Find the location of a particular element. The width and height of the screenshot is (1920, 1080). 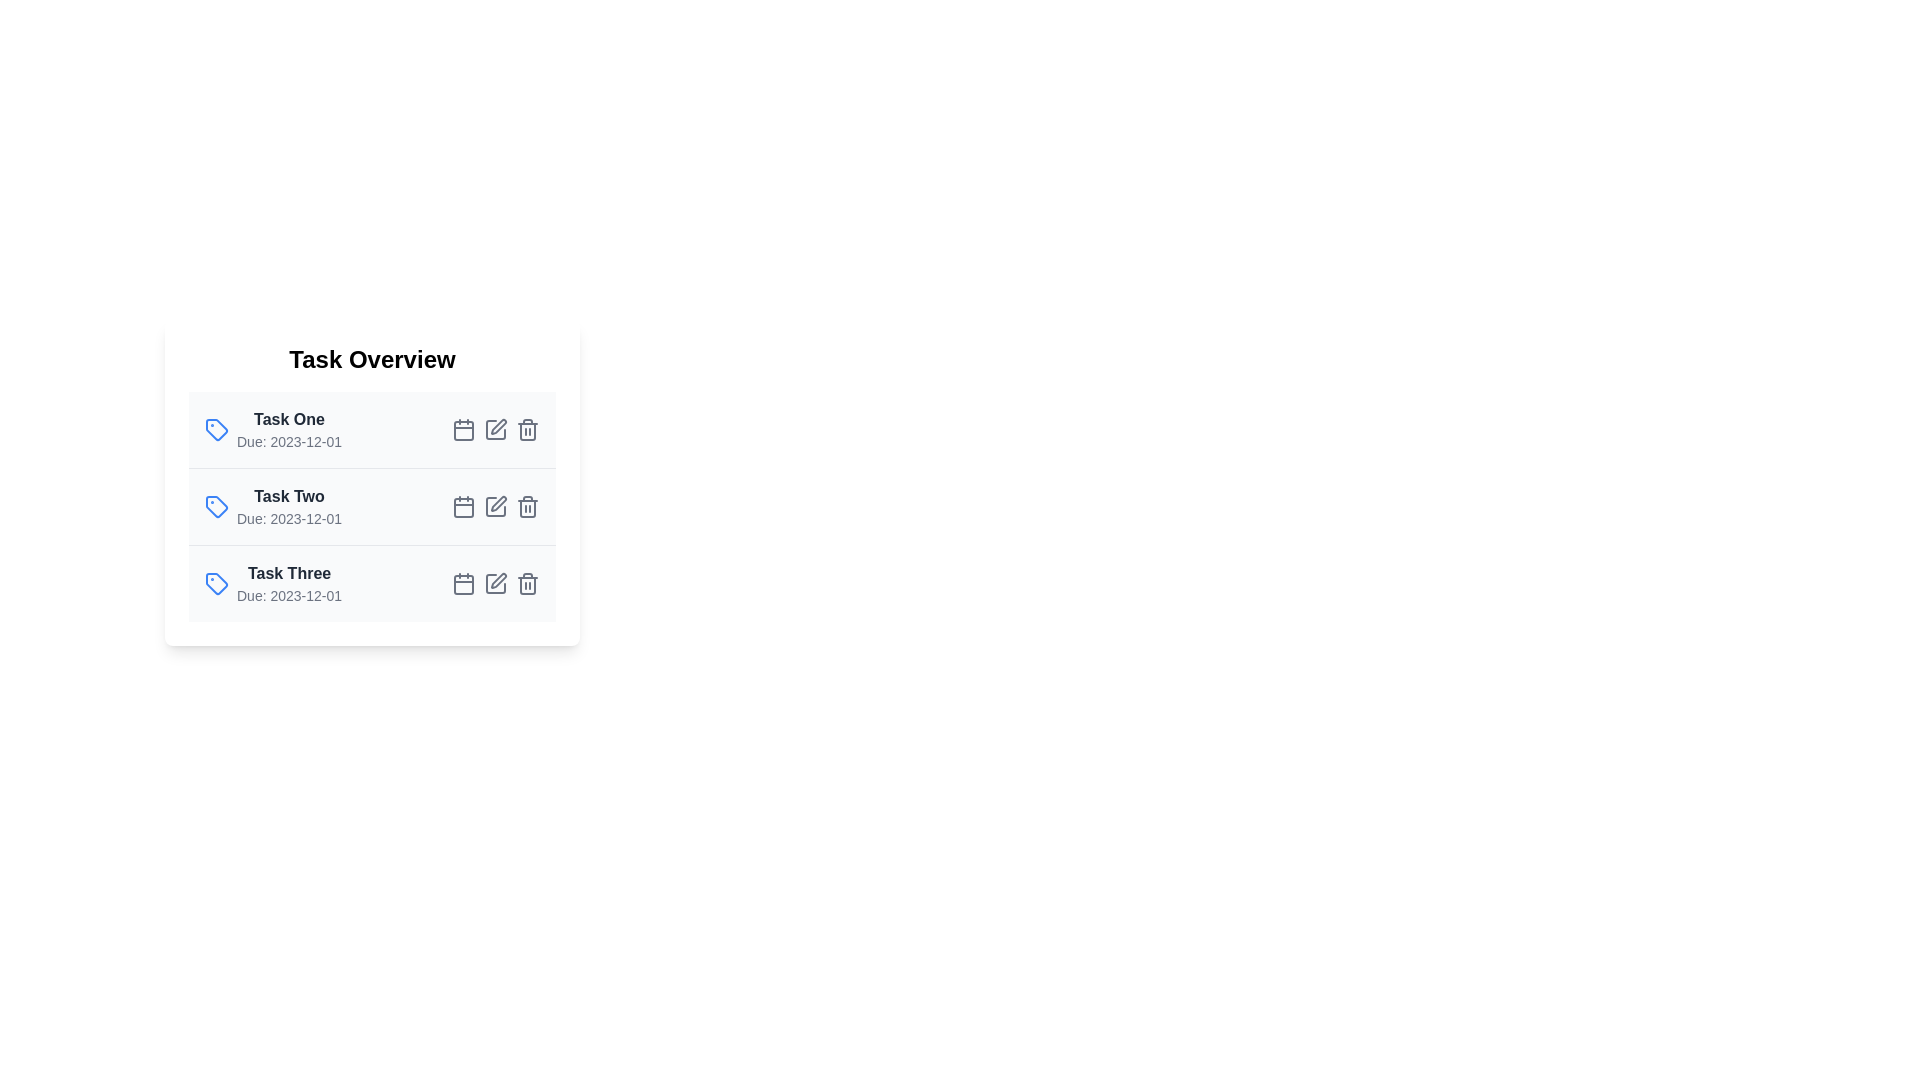

the Inline Edit Button (SVG) adjacent to 'Task Two' to observe the color change from gray to green is located at coordinates (499, 503).